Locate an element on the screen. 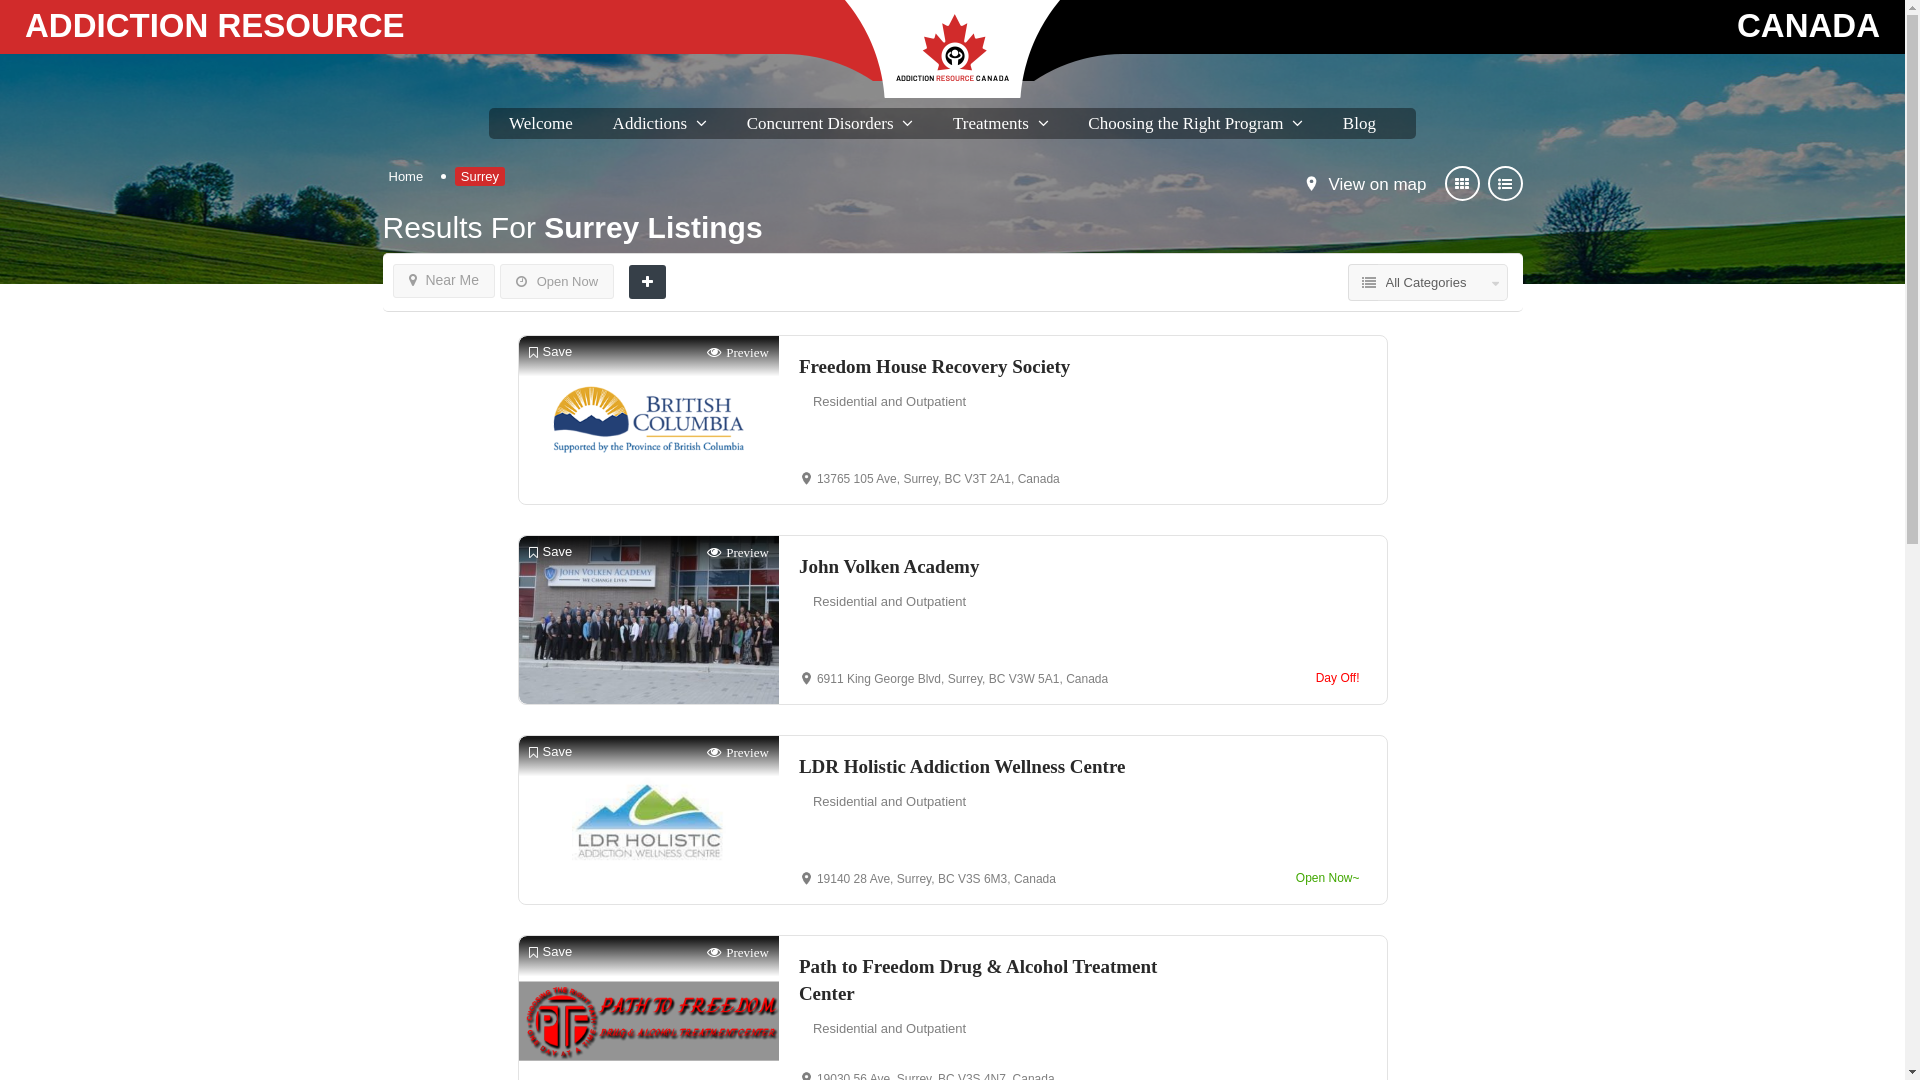 The height and width of the screenshot is (1080, 1920). 'Near Me' is located at coordinates (442, 281).